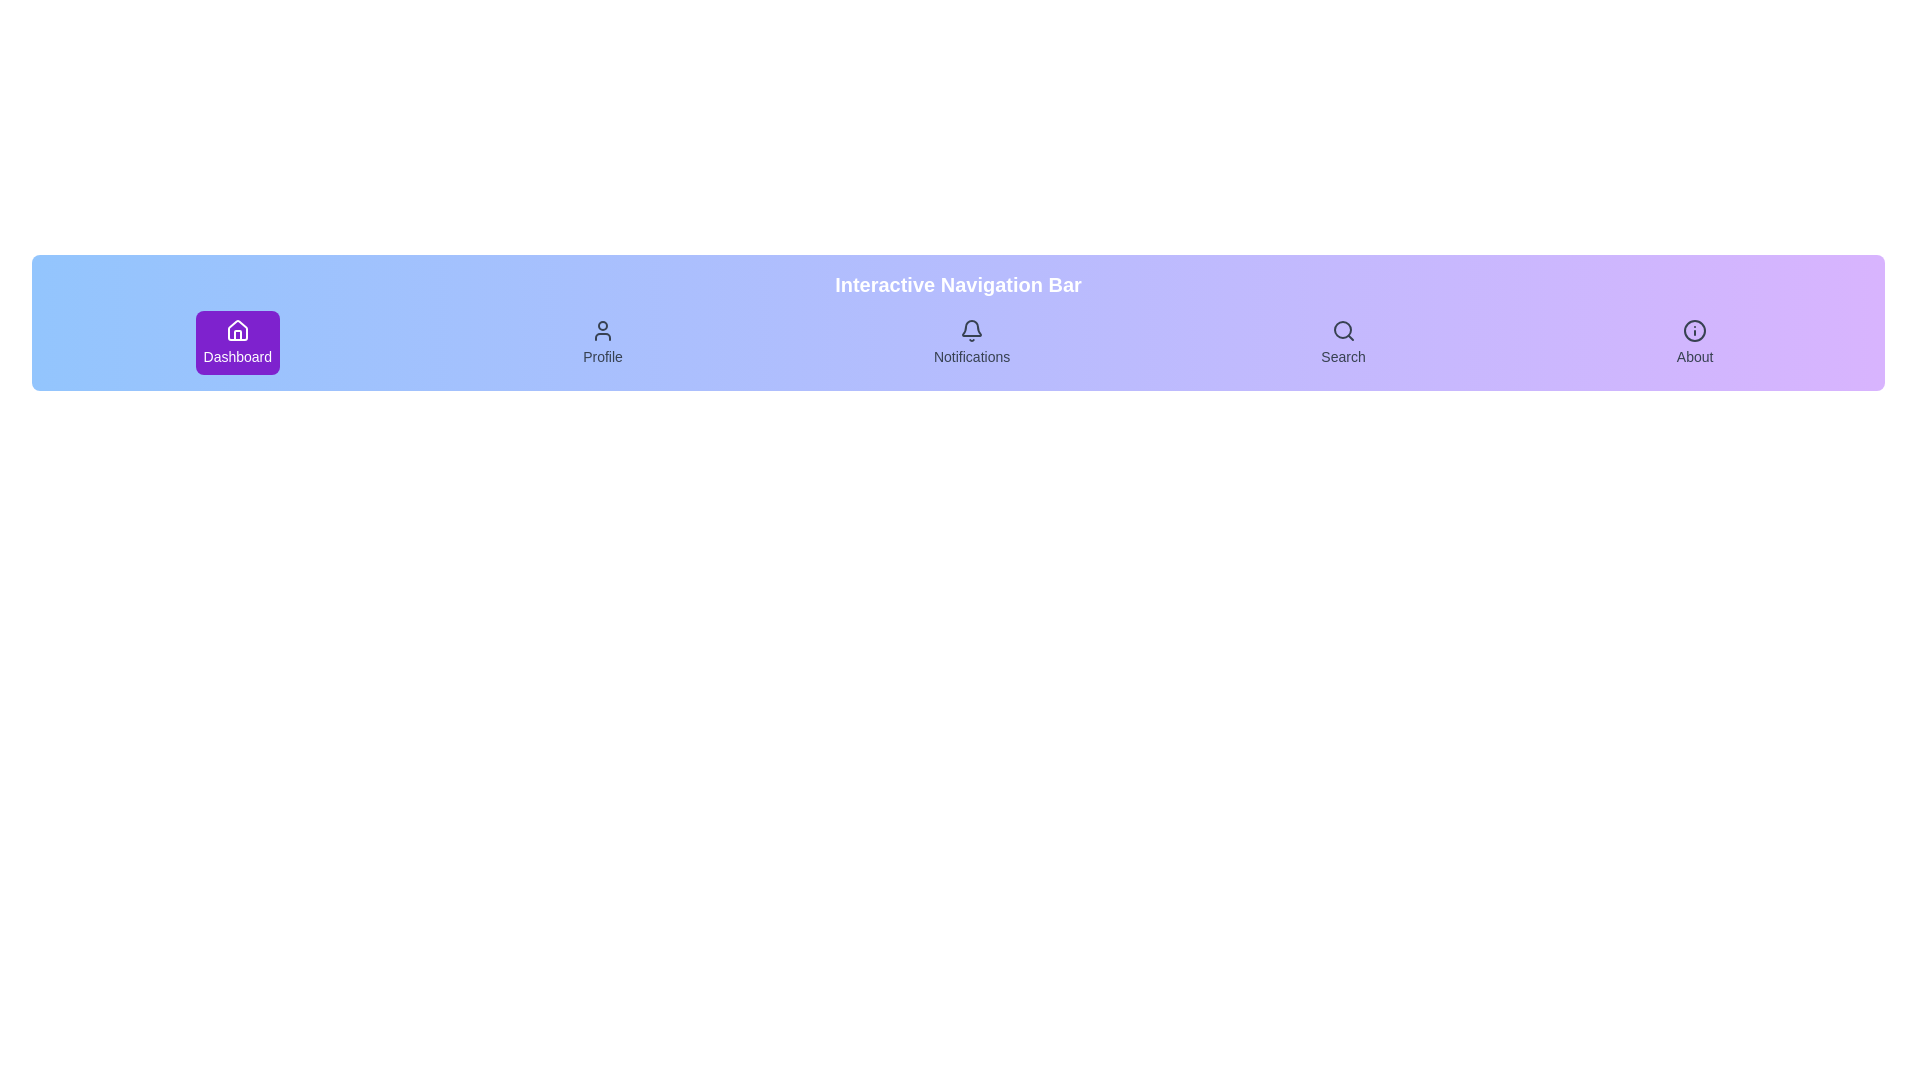 Image resolution: width=1920 pixels, height=1080 pixels. What do you see at coordinates (237, 342) in the screenshot?
I see `the navigation item Dashboard to highlight it` at bounding box center [237, 342].